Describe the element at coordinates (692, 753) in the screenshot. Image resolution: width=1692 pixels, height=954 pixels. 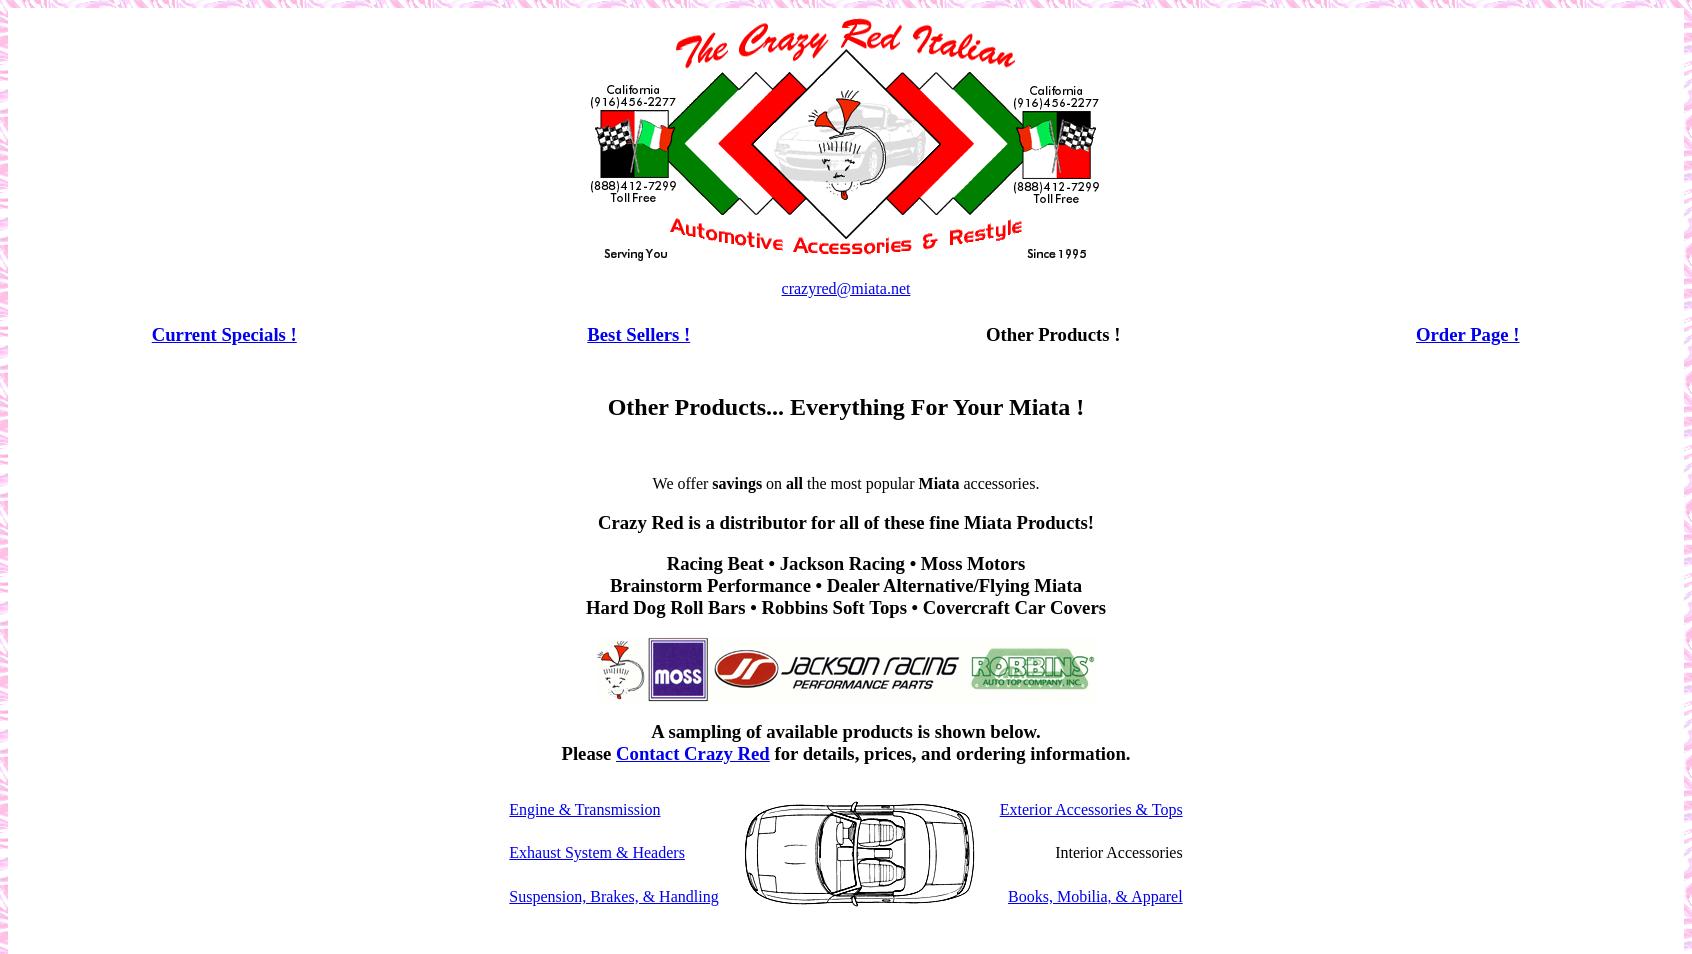
I see `'Contact Crazy Red'` at that location.